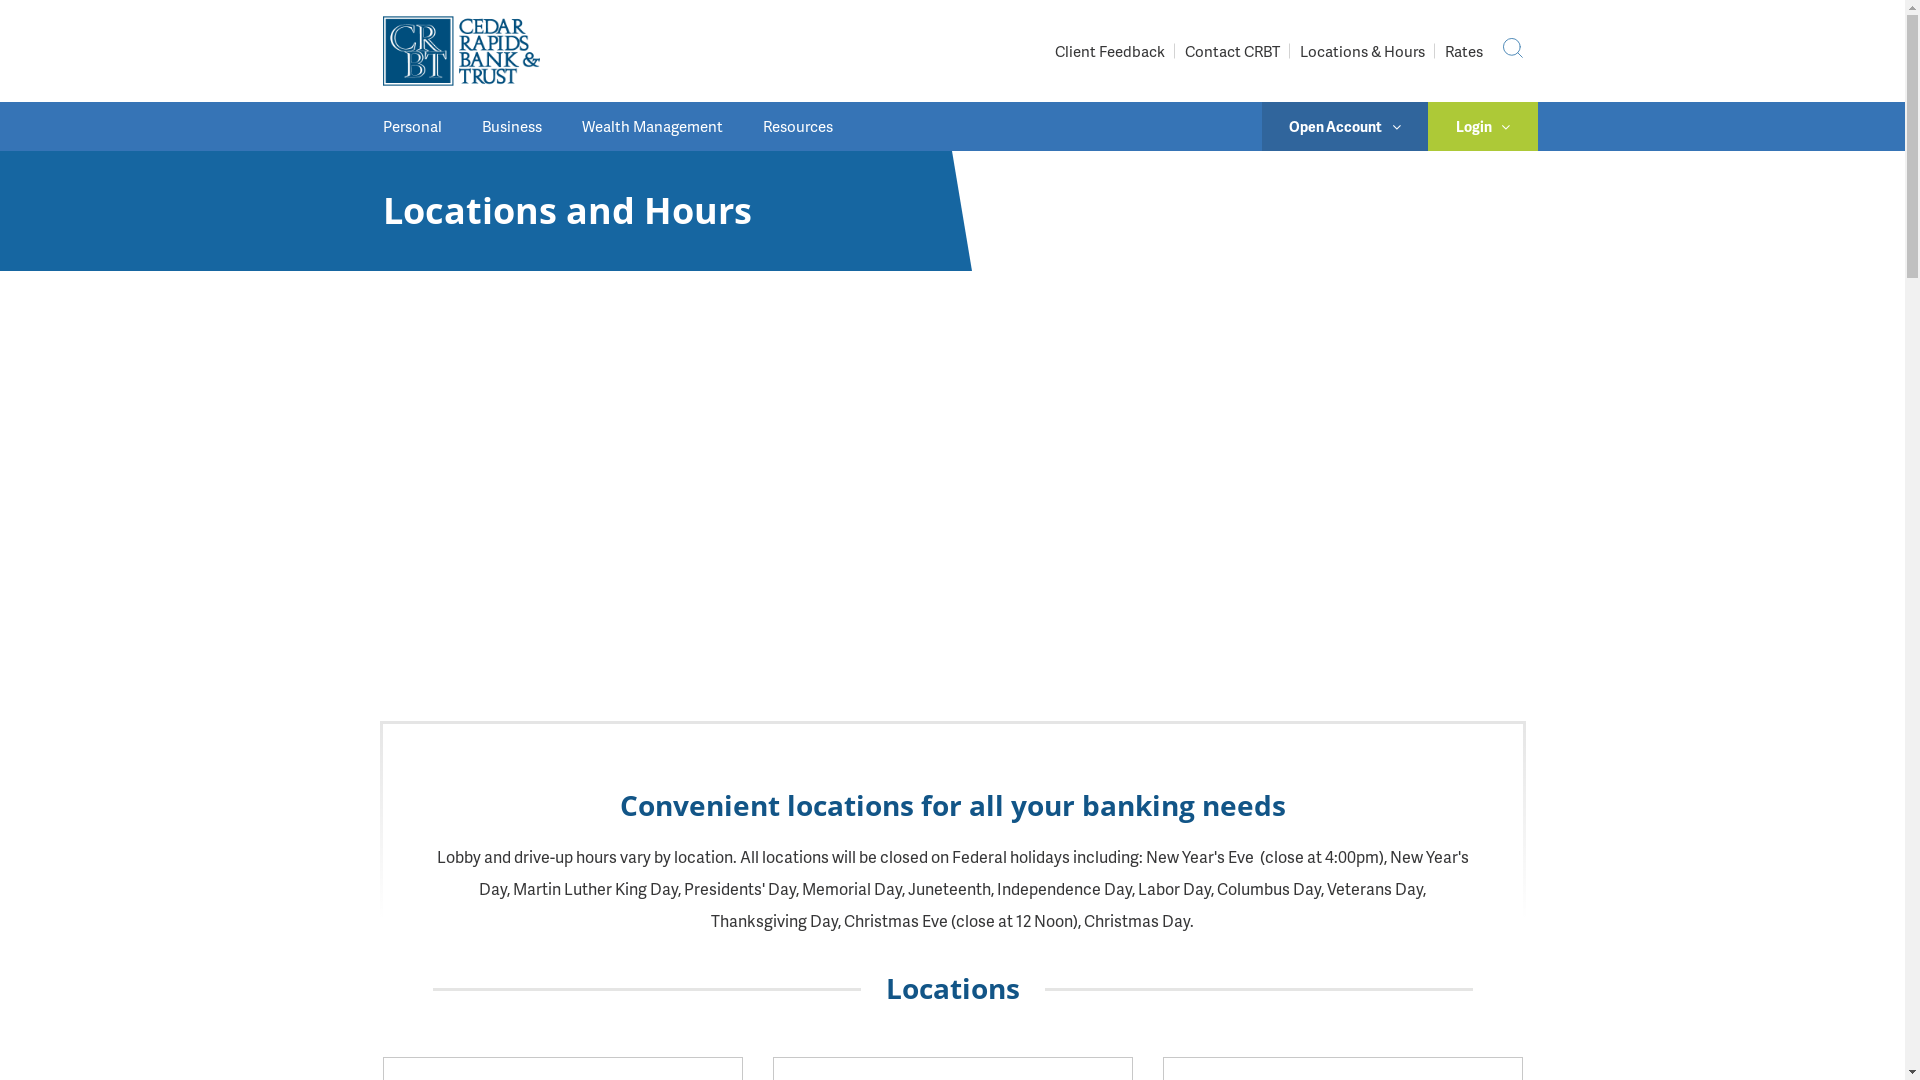 The width and height of the screenshot is (1920, 1080). Describe the element at coordinates (1483, 126) in the screenshot. I see `'Login'` at that location.